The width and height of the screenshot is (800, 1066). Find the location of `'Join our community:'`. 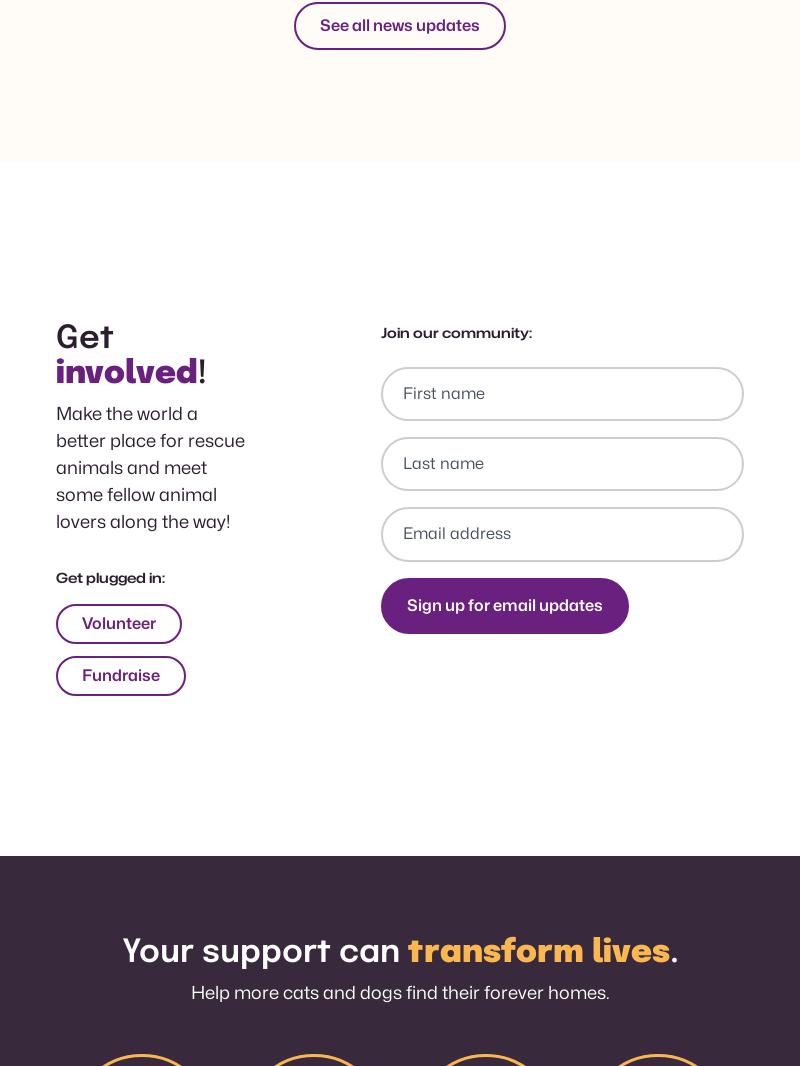

'Join our community:' is located at coordinates (454, 331).